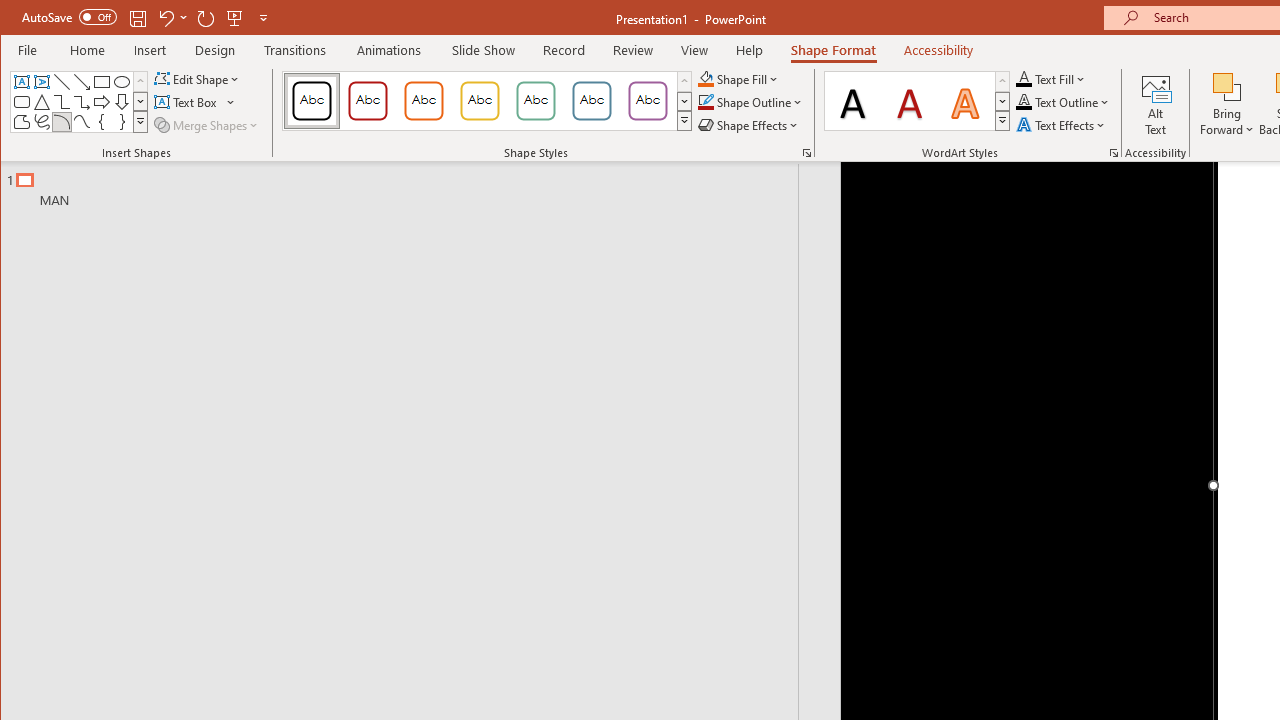 This screenshot has width=1280, height=720. What do you see at coordinates (215, 49) in the screenshot?
I see `'Design'` at bounding box center [215, 49].